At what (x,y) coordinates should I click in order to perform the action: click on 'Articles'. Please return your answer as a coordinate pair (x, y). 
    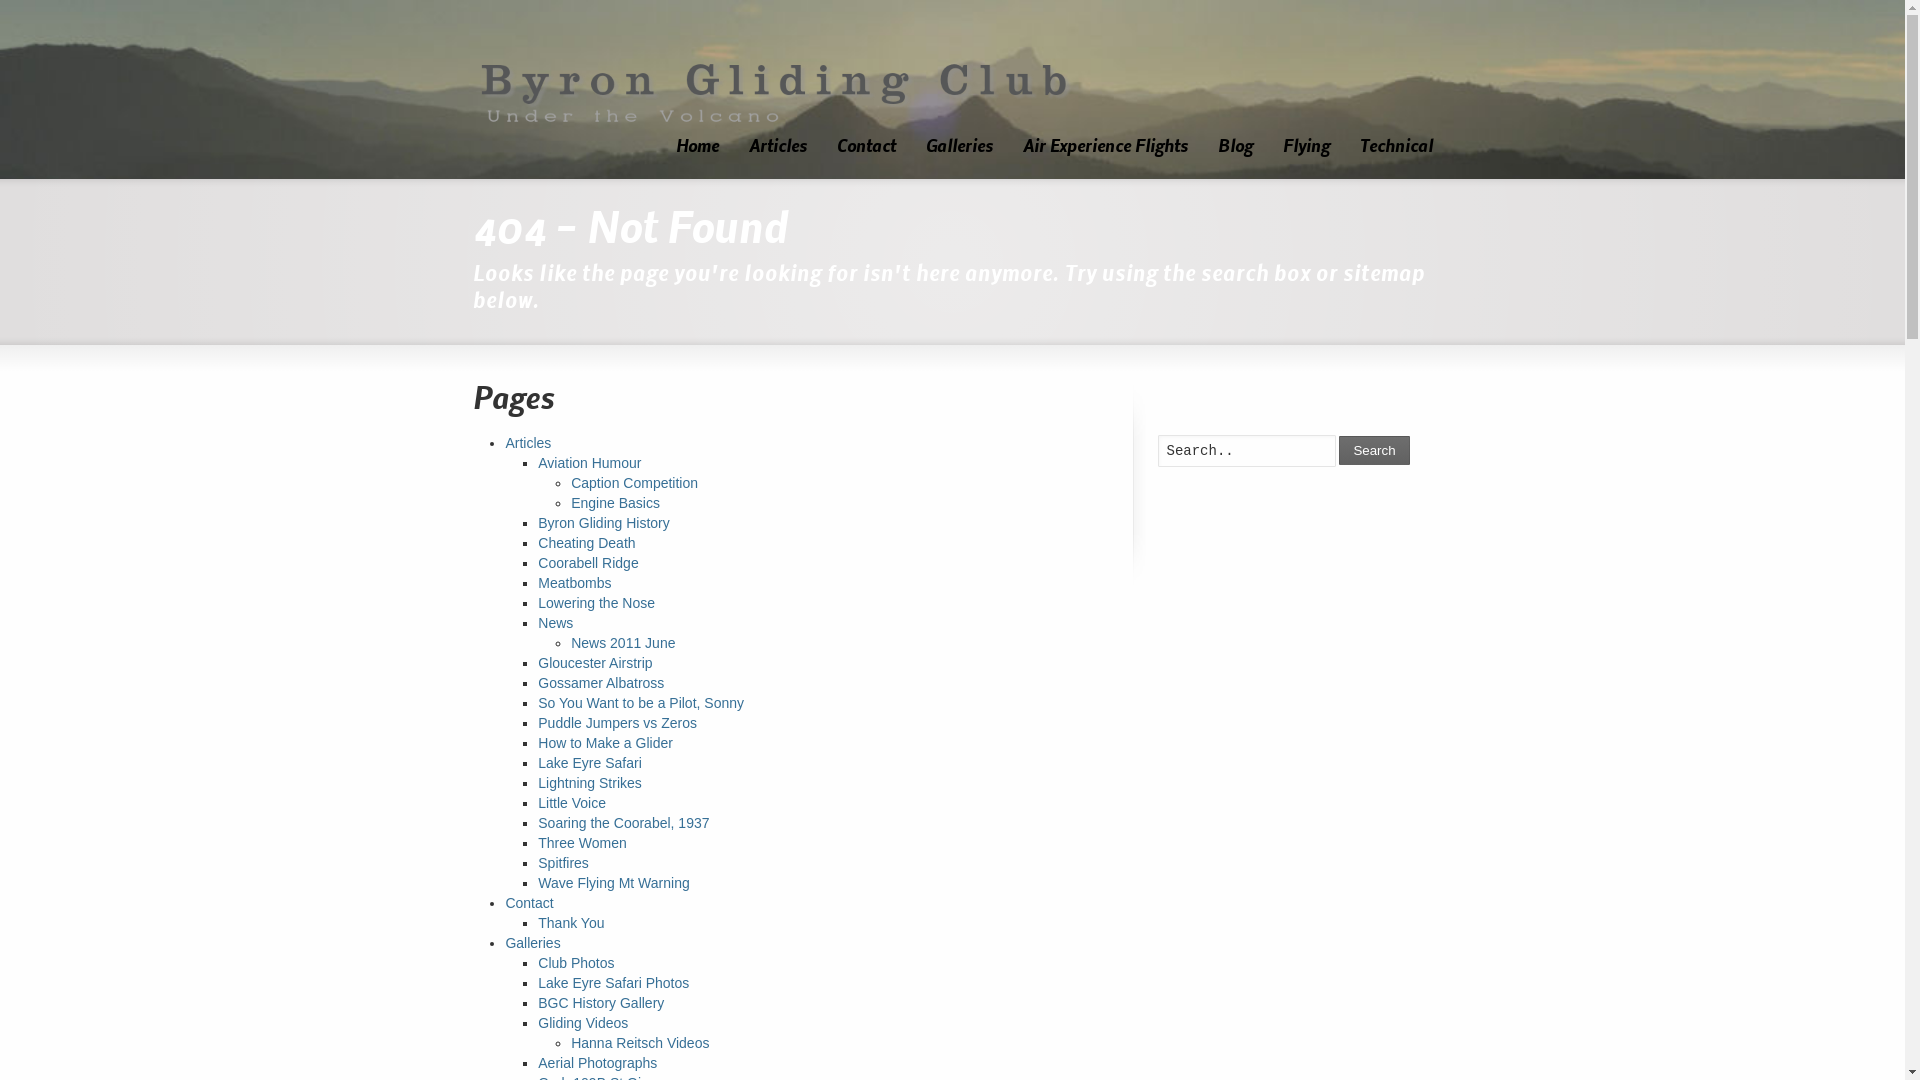
    Looking at the image, I should click on (776, 148).